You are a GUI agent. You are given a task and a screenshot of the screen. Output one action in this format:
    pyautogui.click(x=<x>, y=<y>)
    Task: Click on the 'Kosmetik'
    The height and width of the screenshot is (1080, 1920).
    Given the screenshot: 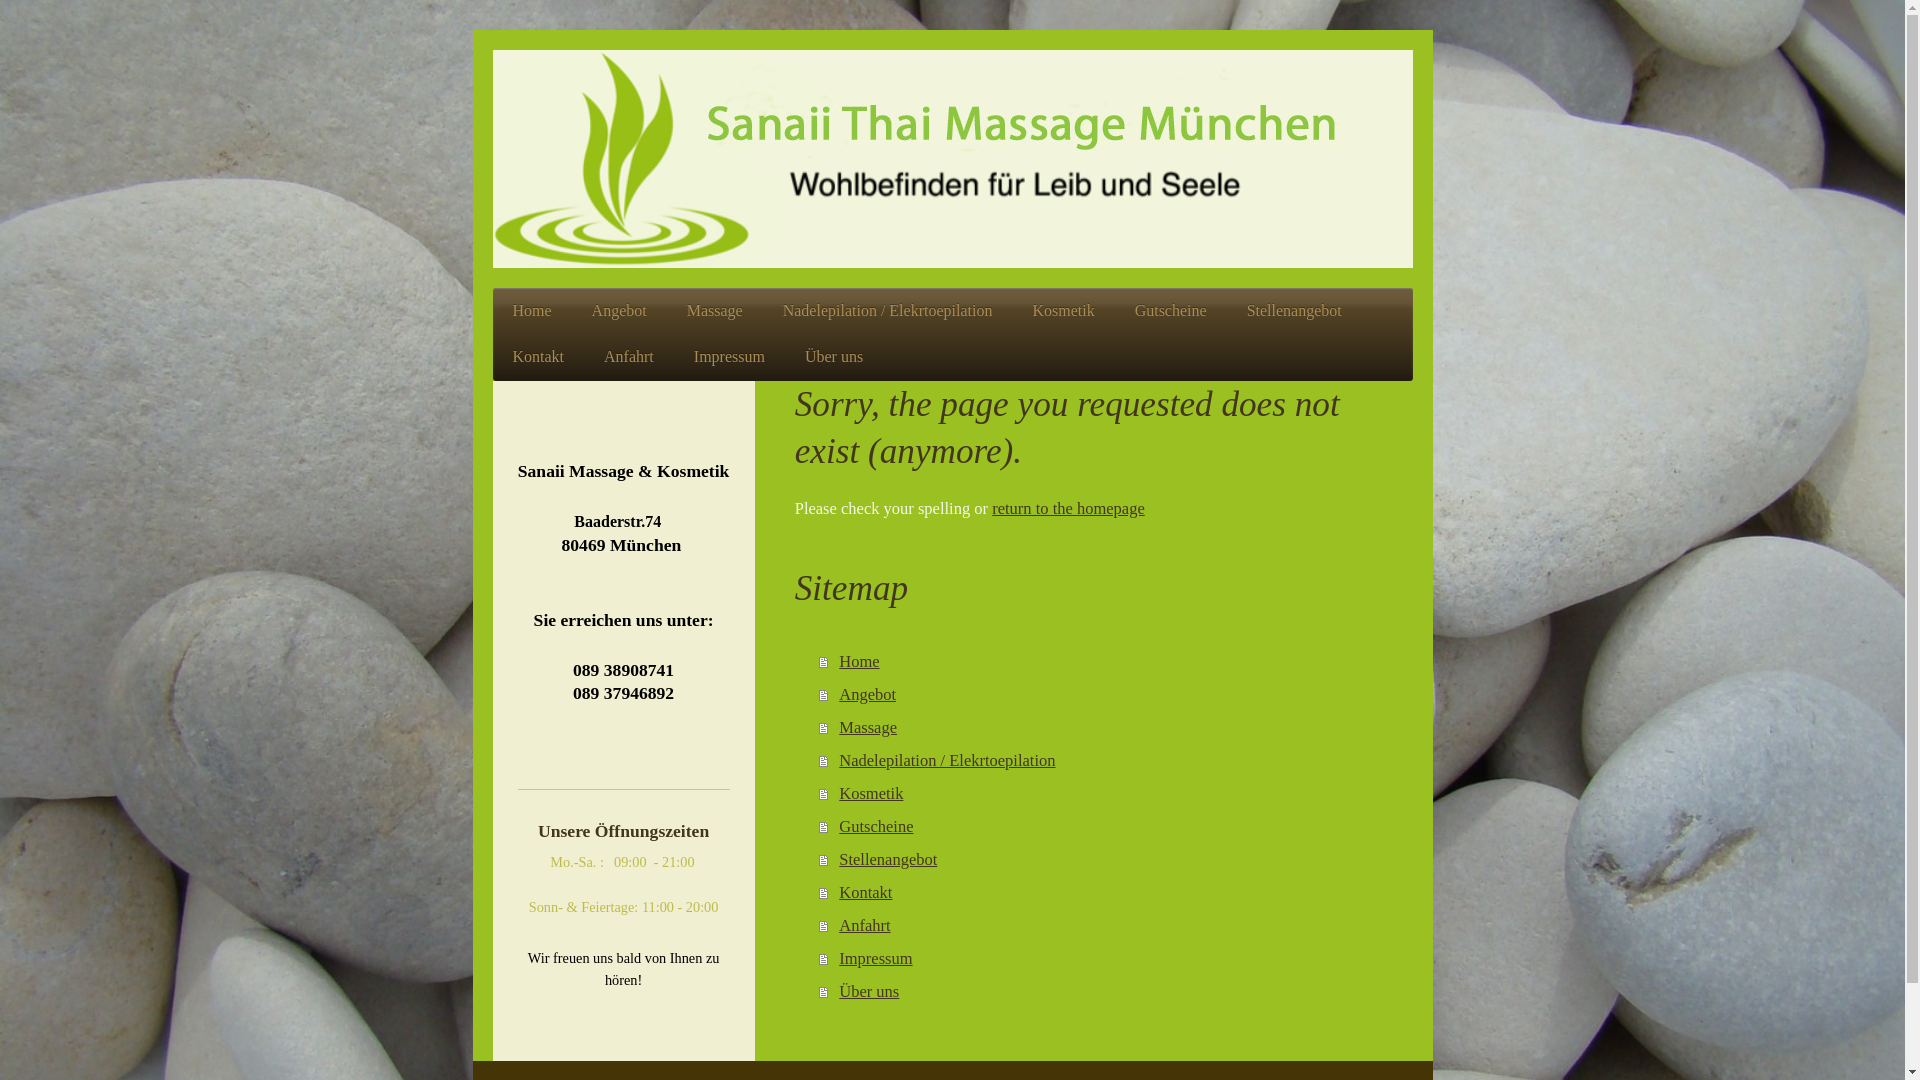 What is the action you would take?
    pyautogui.click(x=1104, y=792)
    